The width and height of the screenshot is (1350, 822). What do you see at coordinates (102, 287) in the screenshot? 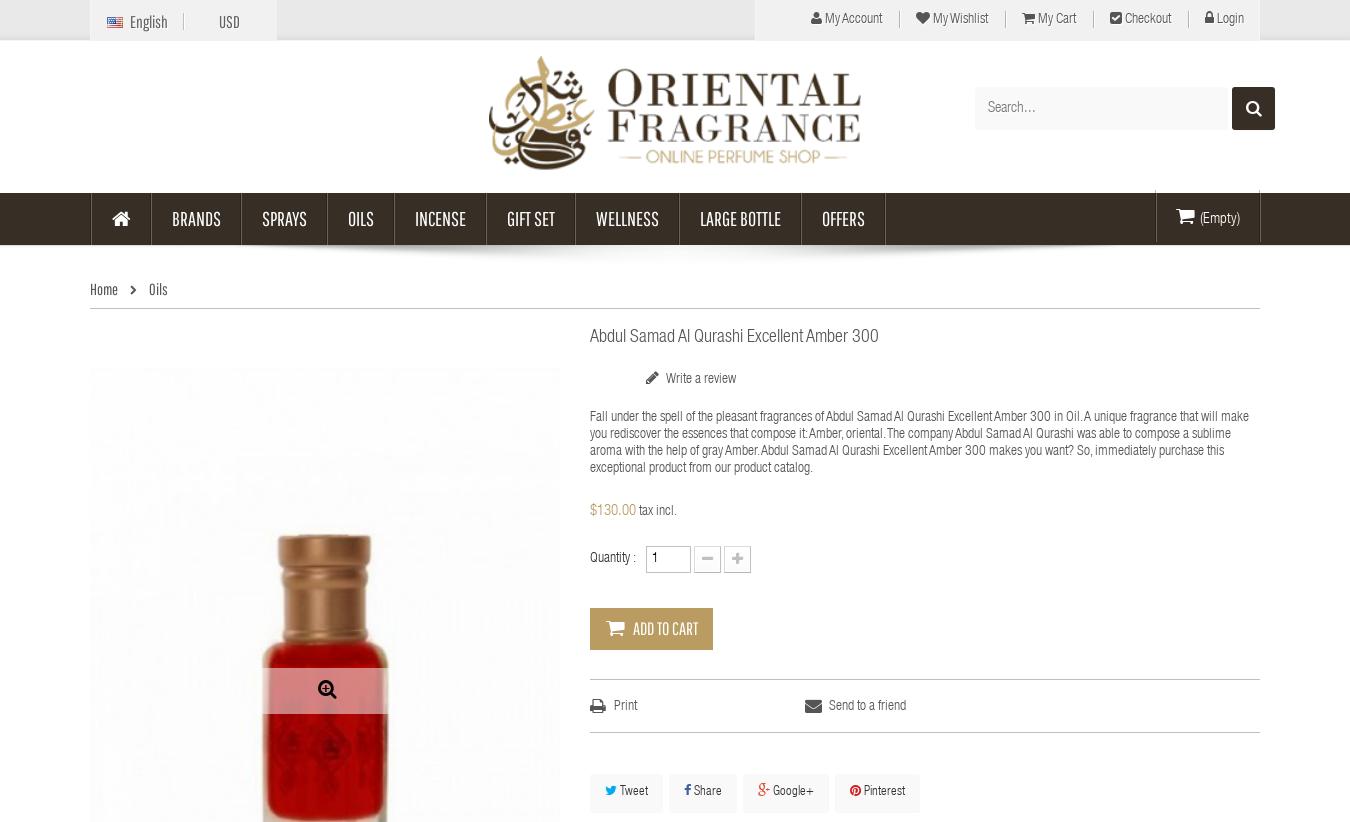
I see `'Home'` at bounding box center [102, 287].